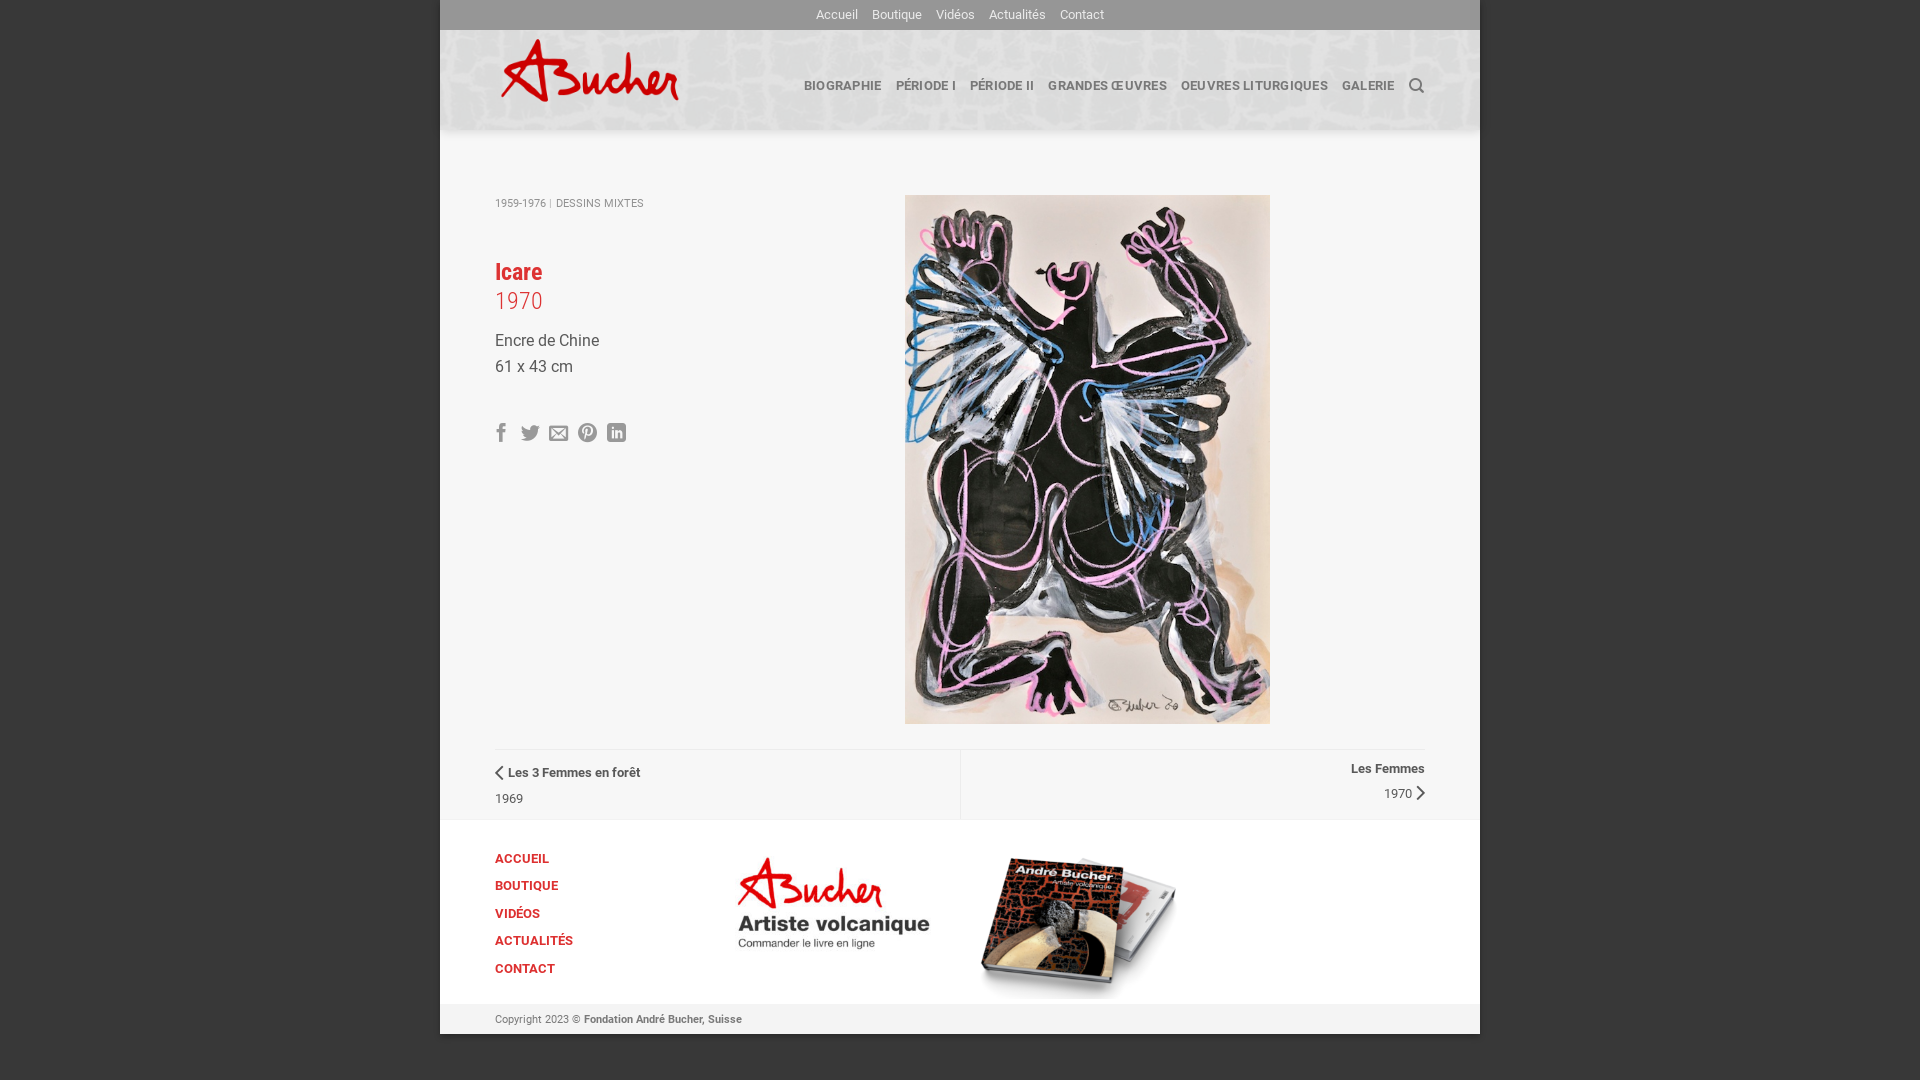  I want to click on 'Boutique', so click(896, 15).